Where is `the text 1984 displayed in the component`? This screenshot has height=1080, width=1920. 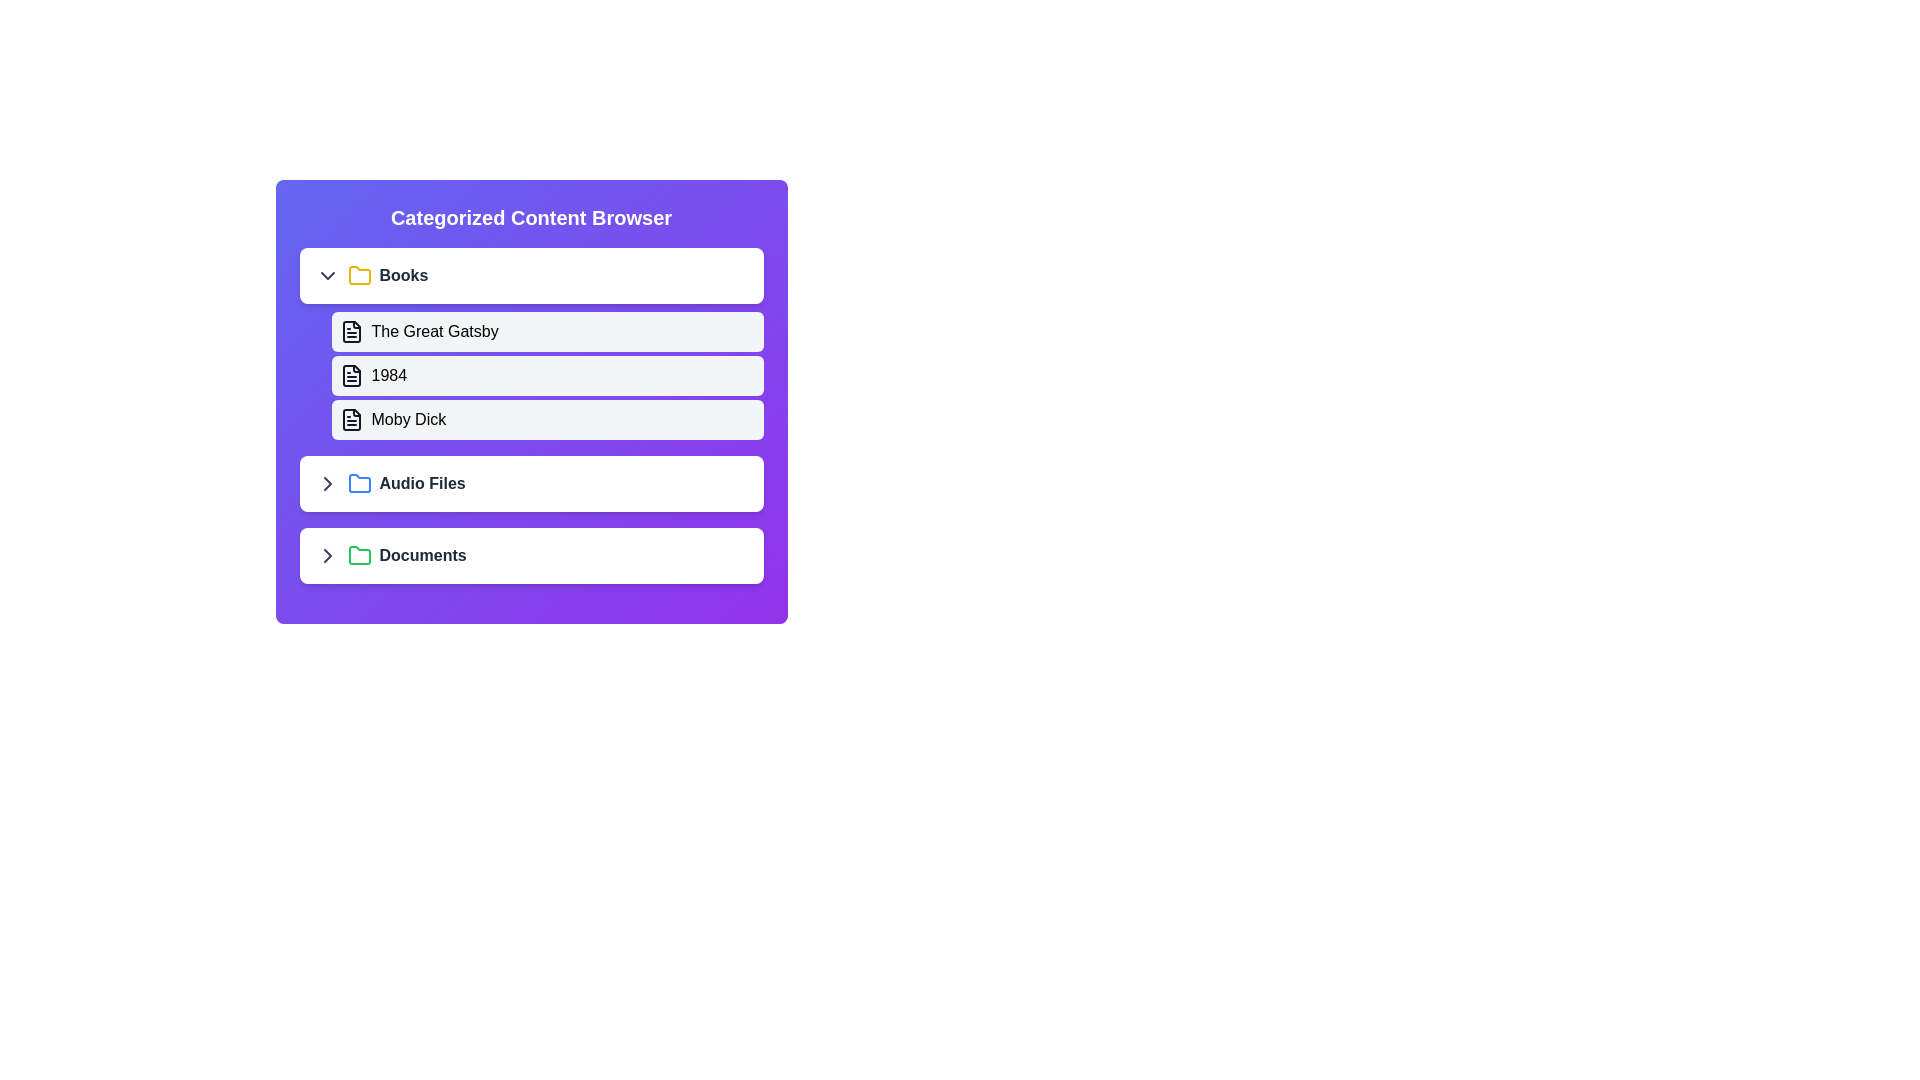
the text 1984 displayed in the component is located at coordinates (388, 375).